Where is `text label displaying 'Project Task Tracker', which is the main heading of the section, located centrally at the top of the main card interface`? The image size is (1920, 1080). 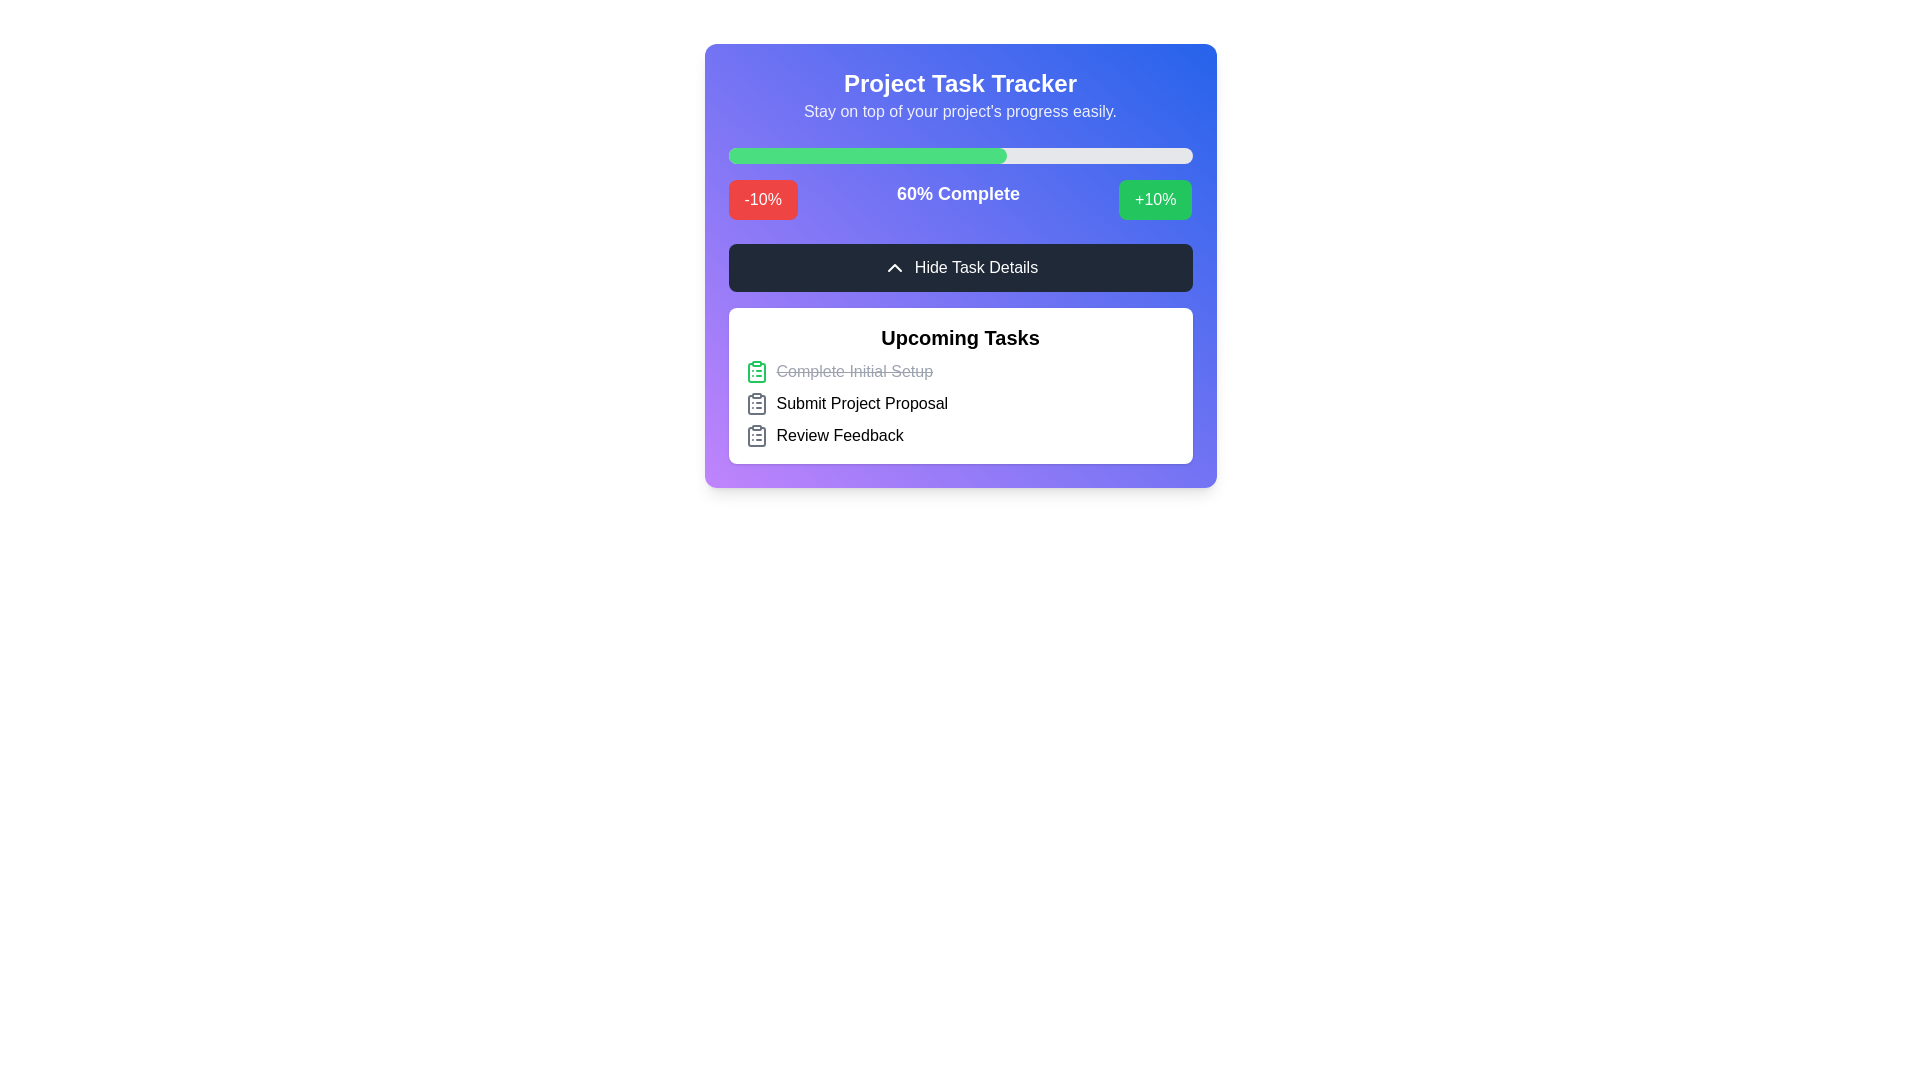
text label displaying 'Project Task Tracker', which is the main heading of the section, located centrally at the top of the main card interface is located at coordinates (960, 83).